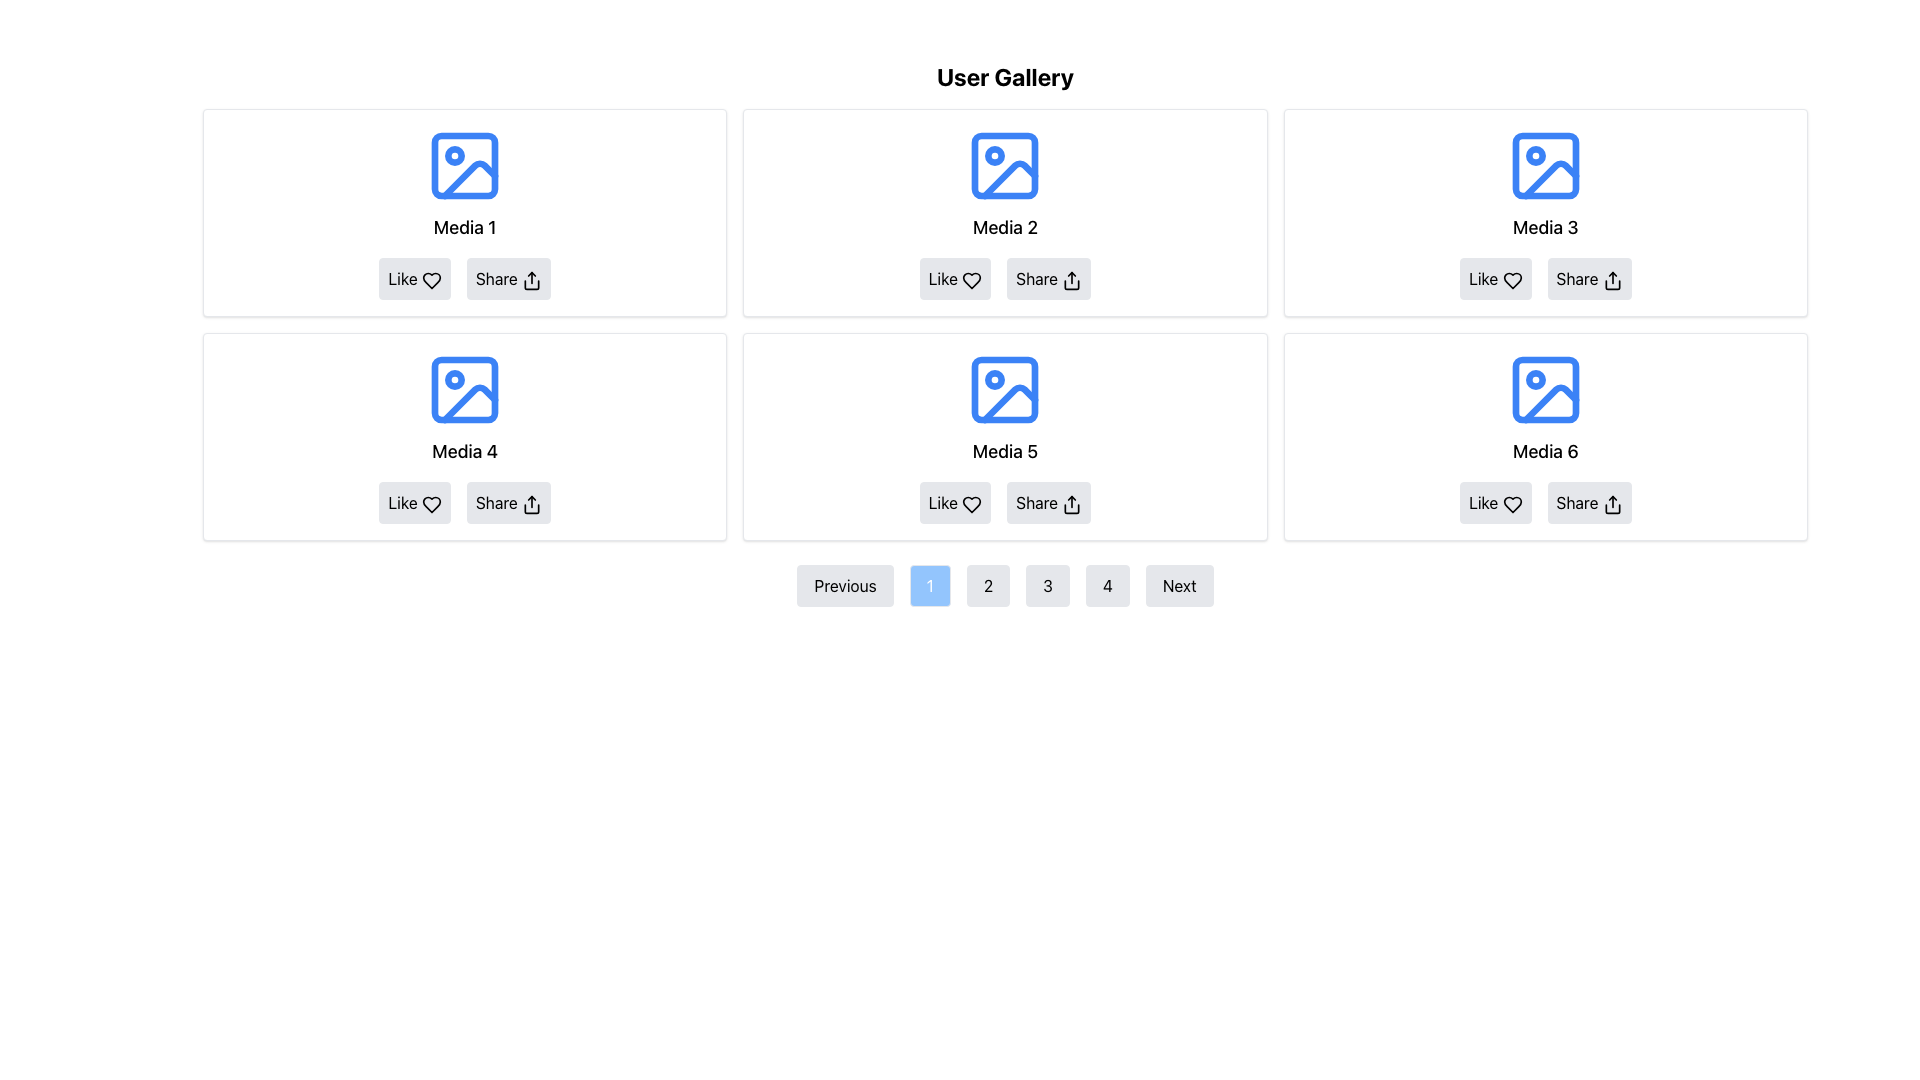  What do you see at coordinates (413, 501) in the screenshot?
I see `the 'Like' button located under the 'Media 4' heading, which is the first button in the action group, to like the associated media` at bounding box center [413, 501].